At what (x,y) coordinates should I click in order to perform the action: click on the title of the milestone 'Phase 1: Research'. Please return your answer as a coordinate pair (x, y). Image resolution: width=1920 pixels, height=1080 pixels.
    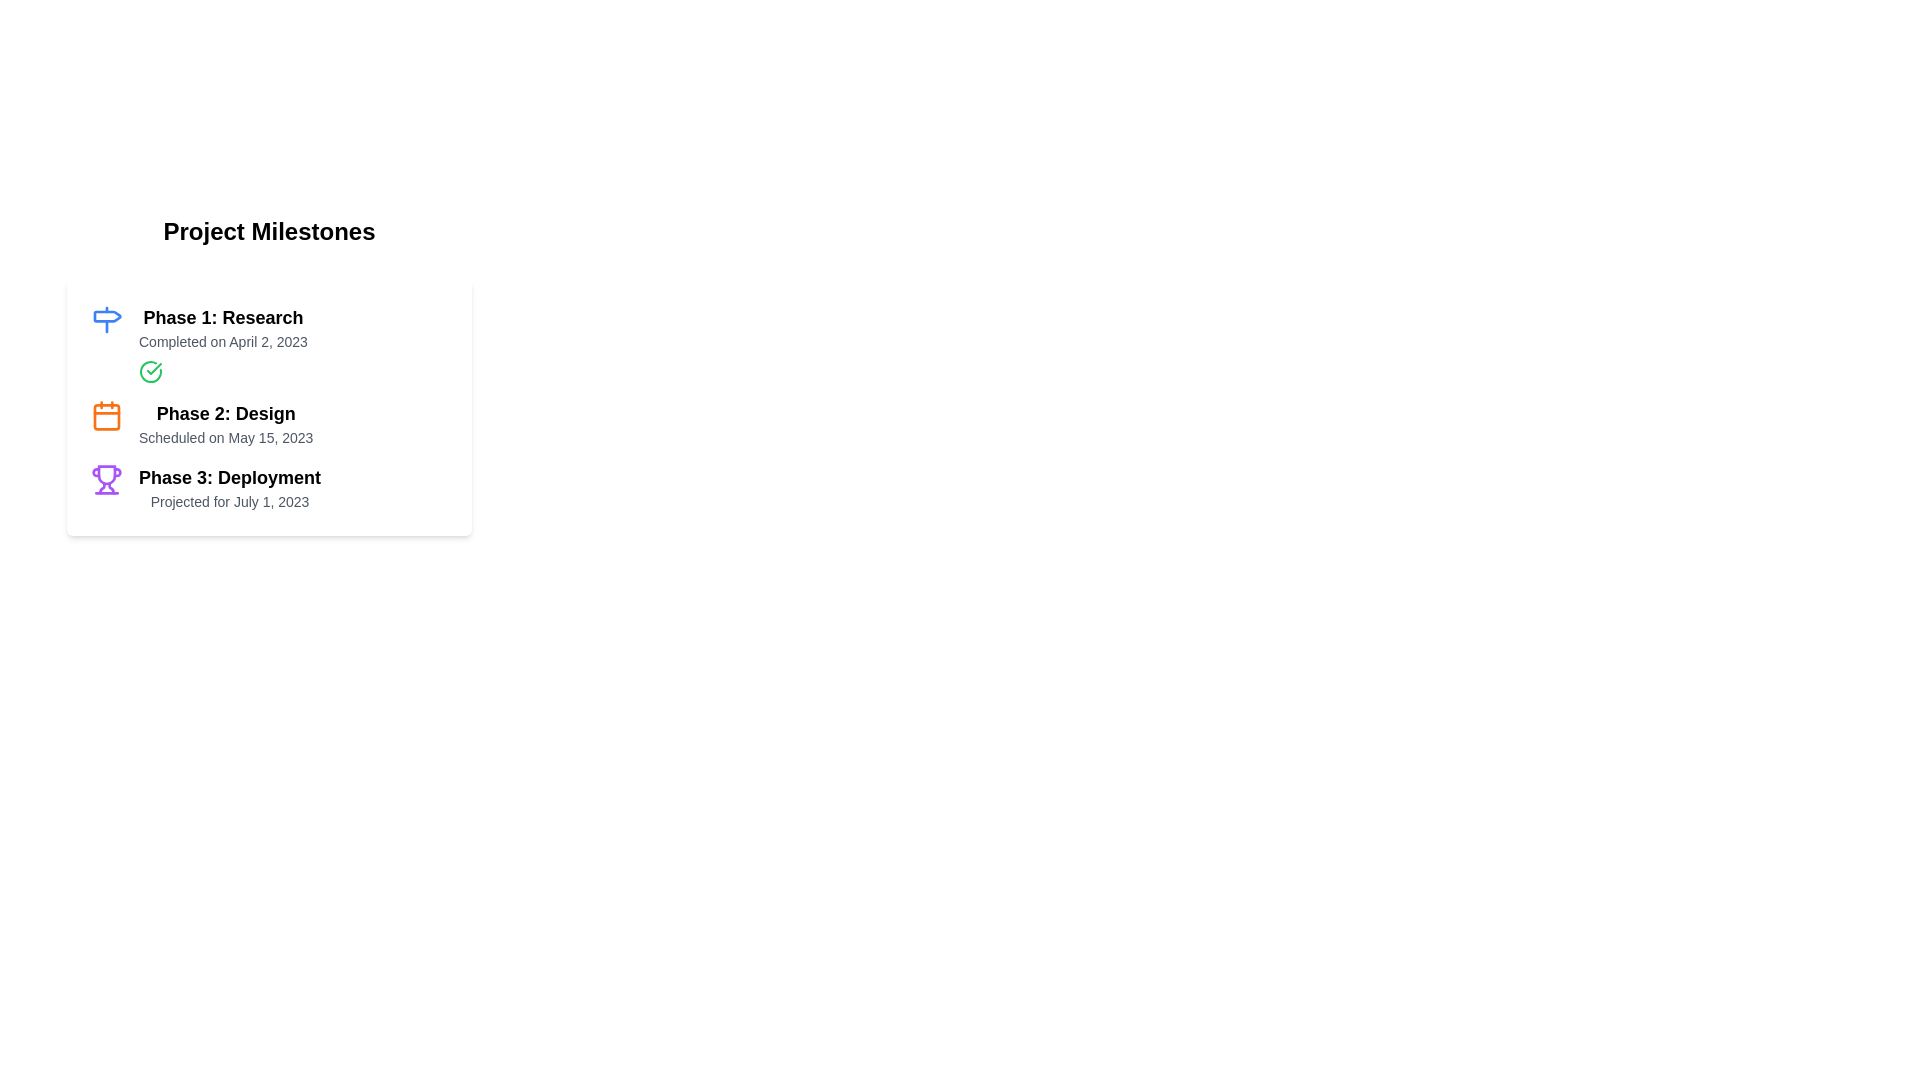
    Looking at the image, I should click on (268, 342).